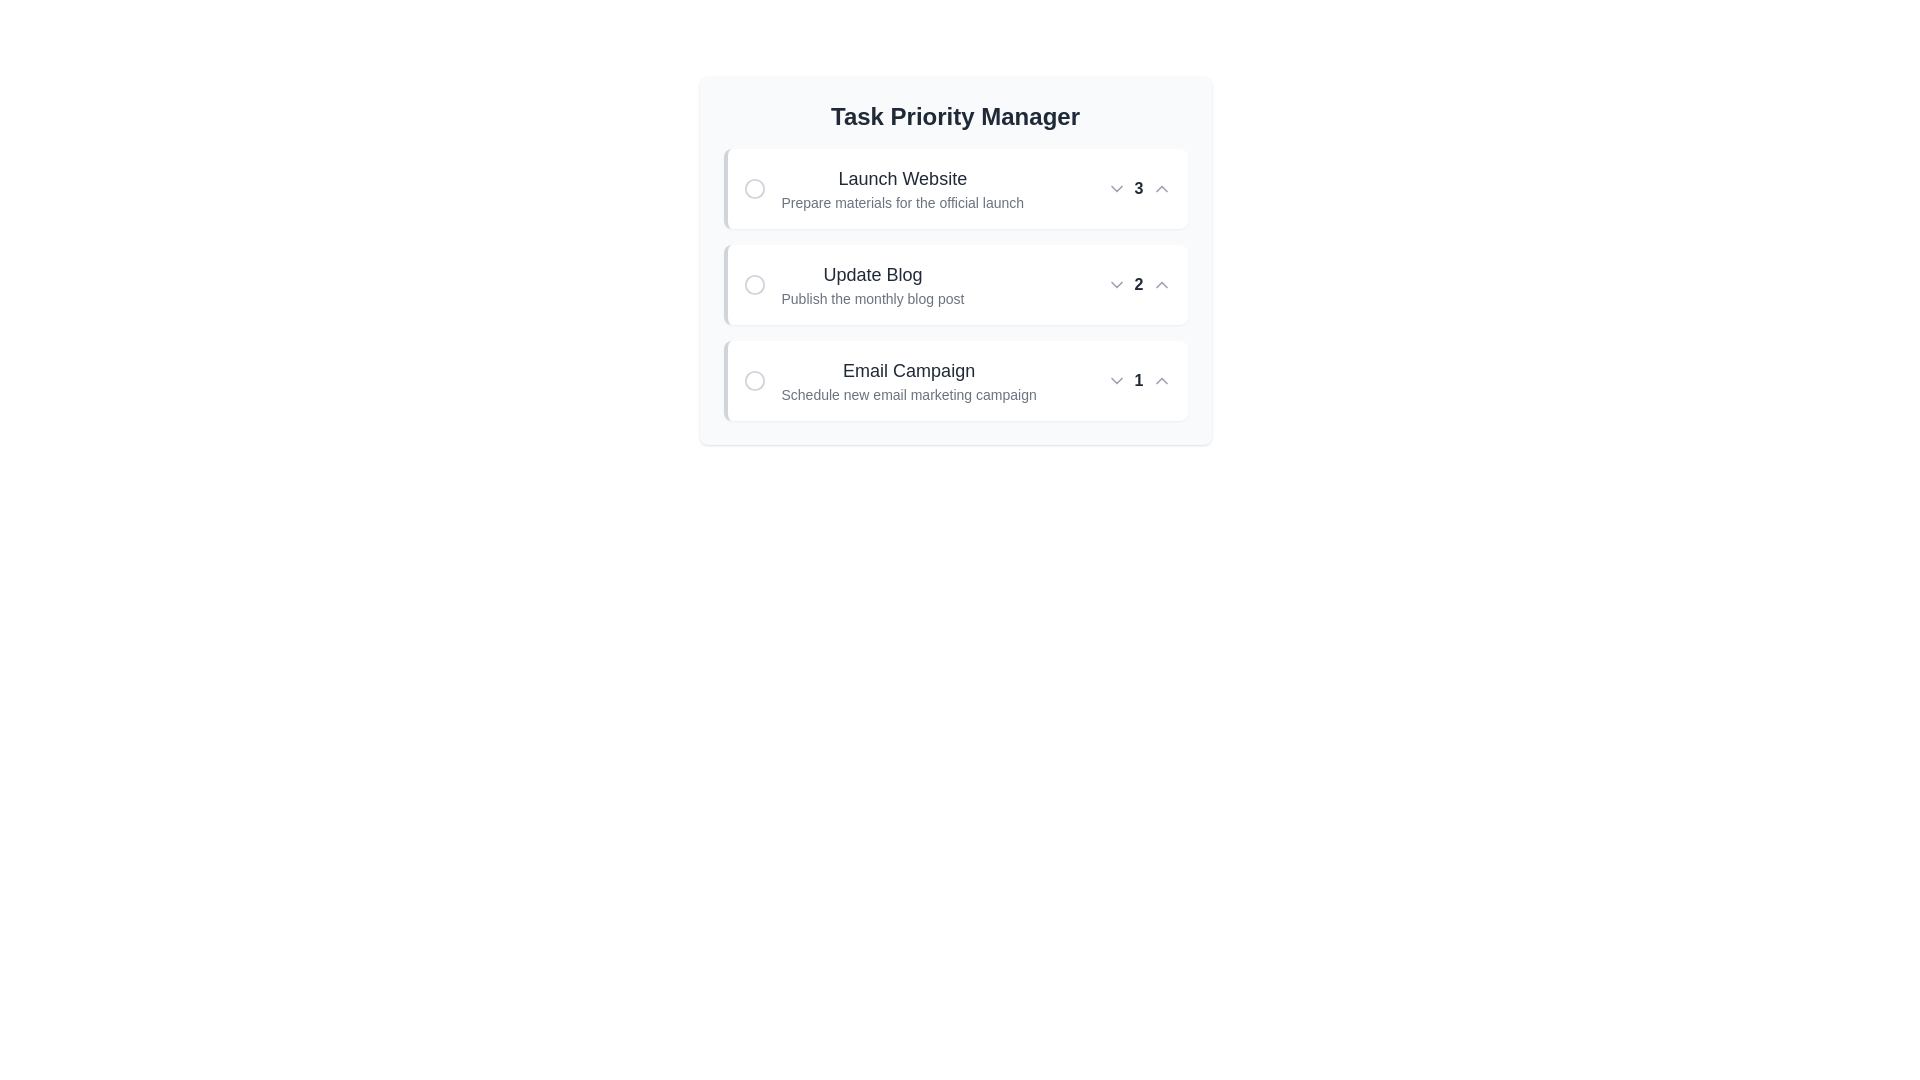 The image size is (1920, 1080). Describe the element at coordinates (1139, 285) in the screenshot. I see `current priority level displayed in the text indicator located at the right end of the 'Update Blog' row, between two interactive buttons` at that location.